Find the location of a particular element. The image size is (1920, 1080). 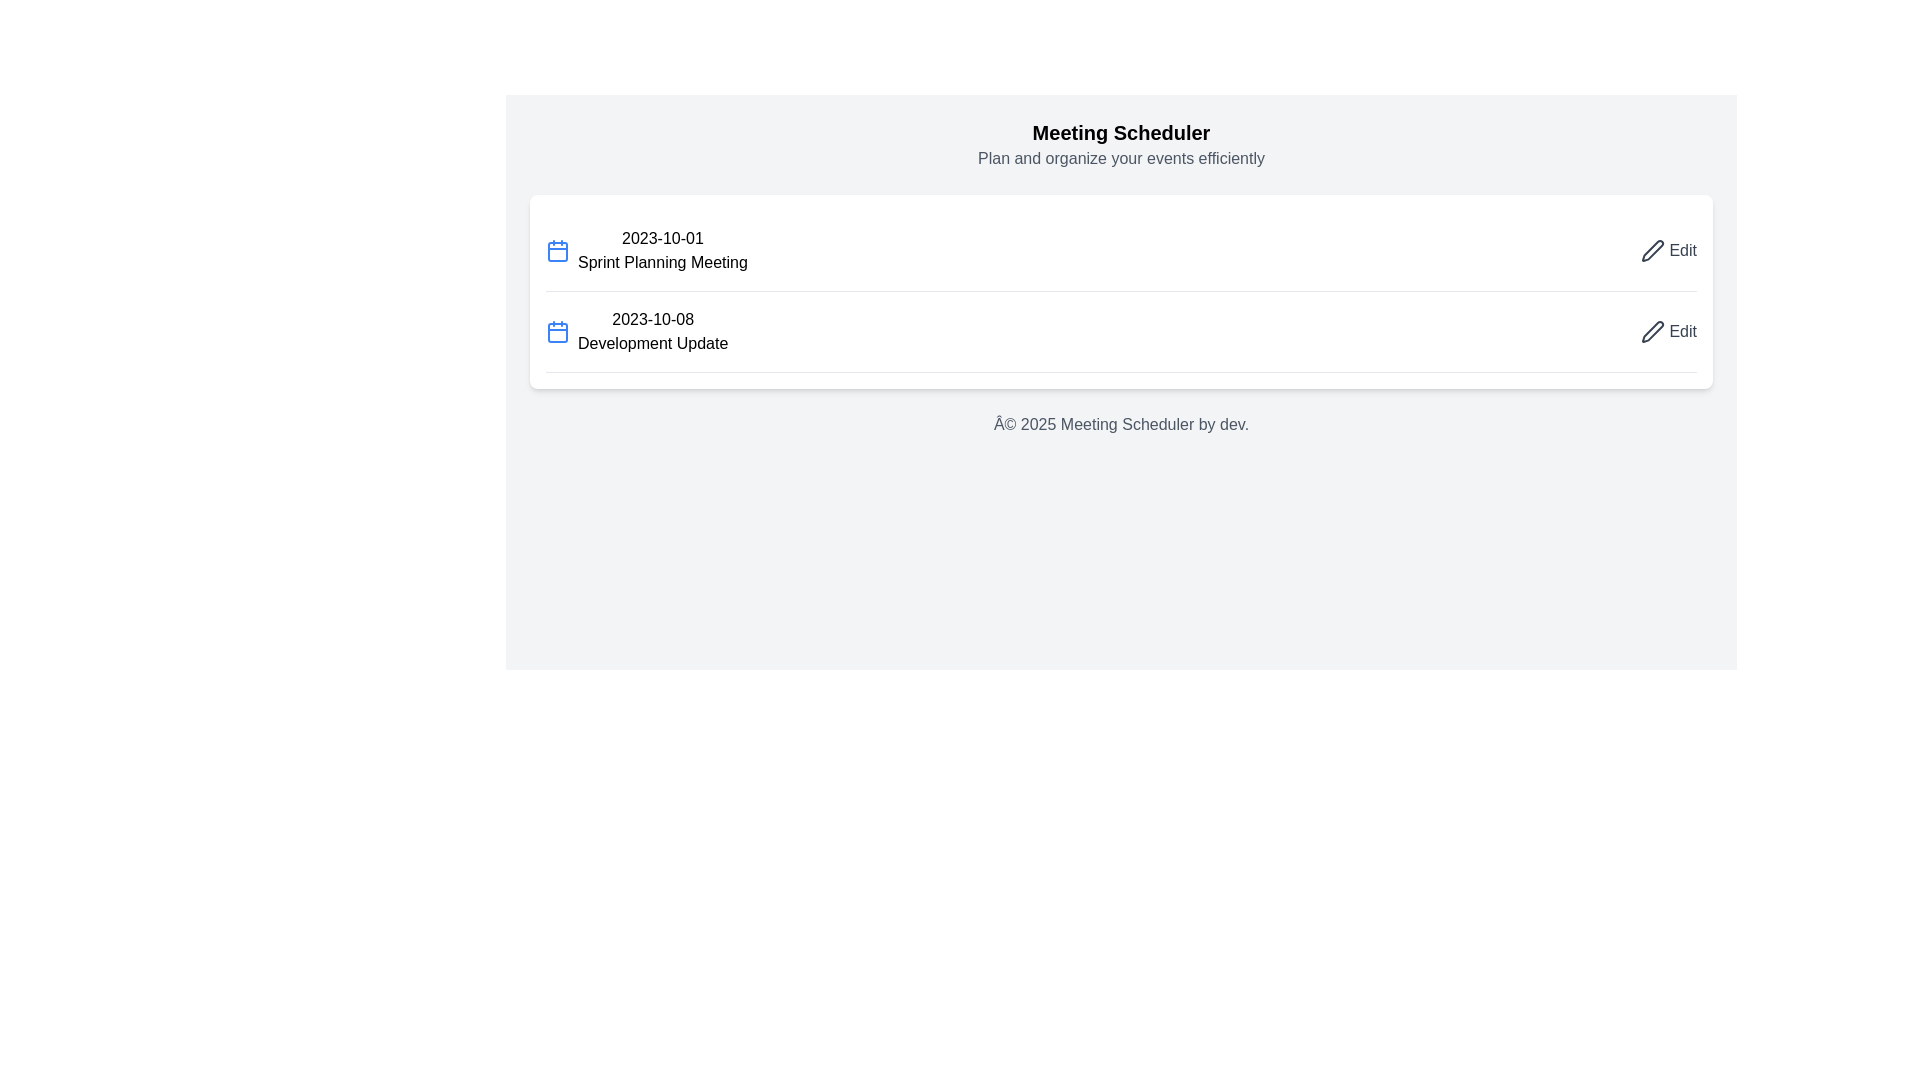

the text label displaying 'Development Update', which is located below the date '2023-10-08' and to the right of a blue calendar icon is located at coordinates (653, 342).